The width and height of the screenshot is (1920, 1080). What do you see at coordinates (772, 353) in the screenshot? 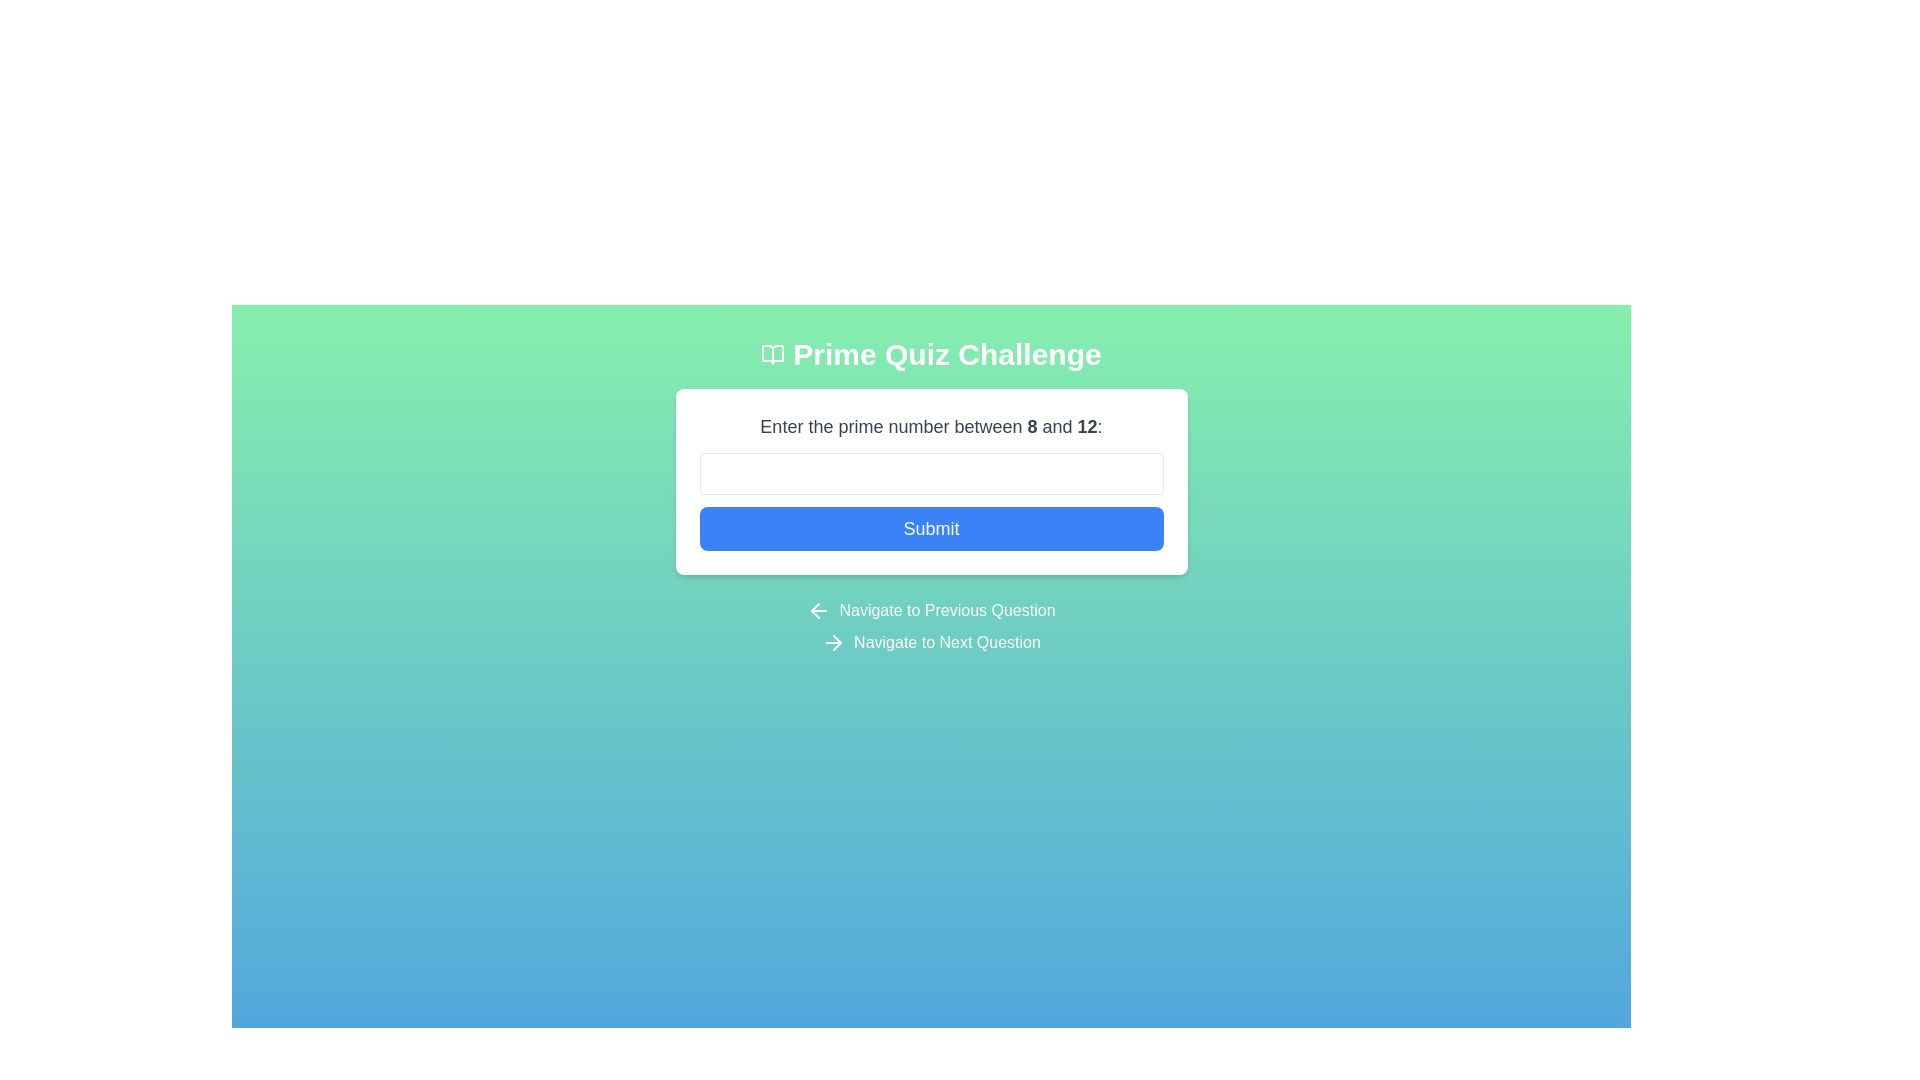
I see `the decorative icon located to the left of the 'Prime Quiz Challenge' text in the header area of the interface` at bounding box center [772, 353].